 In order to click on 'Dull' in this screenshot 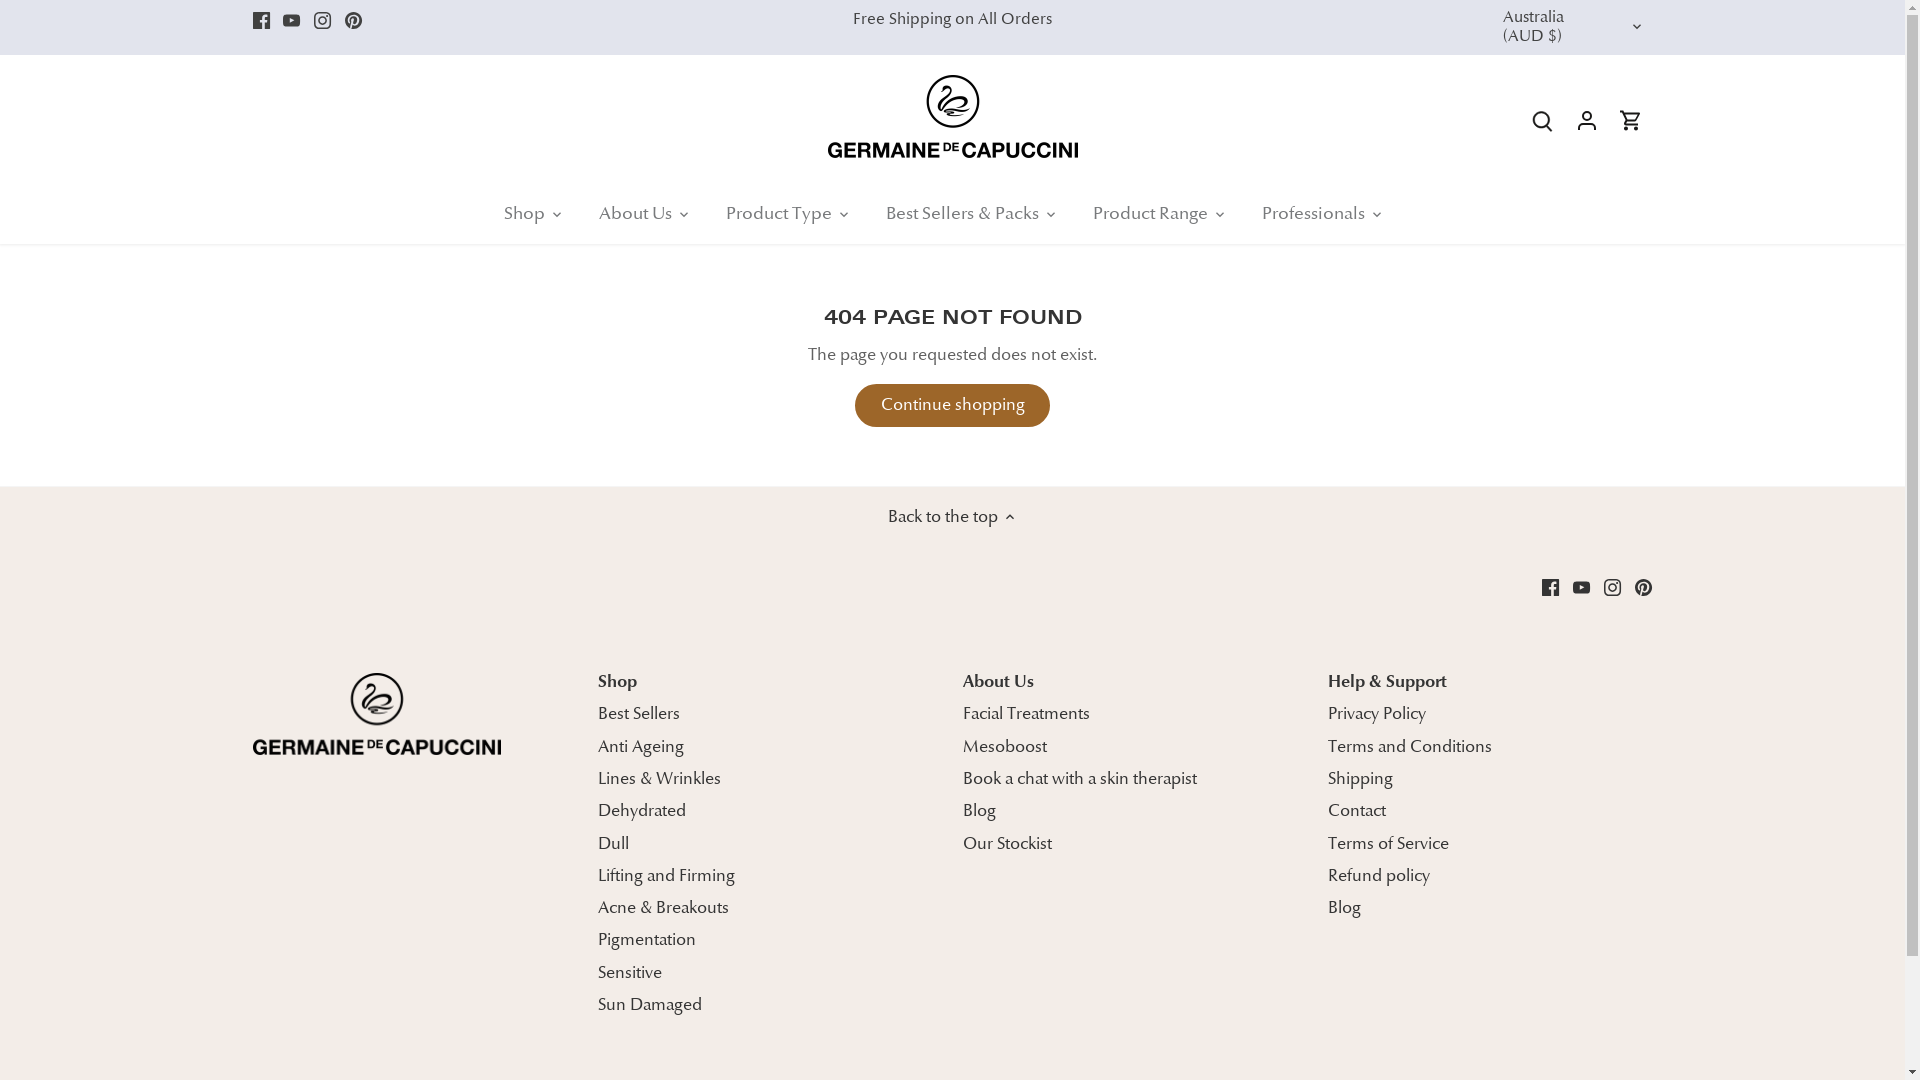, I will do `click(612, 844)`.